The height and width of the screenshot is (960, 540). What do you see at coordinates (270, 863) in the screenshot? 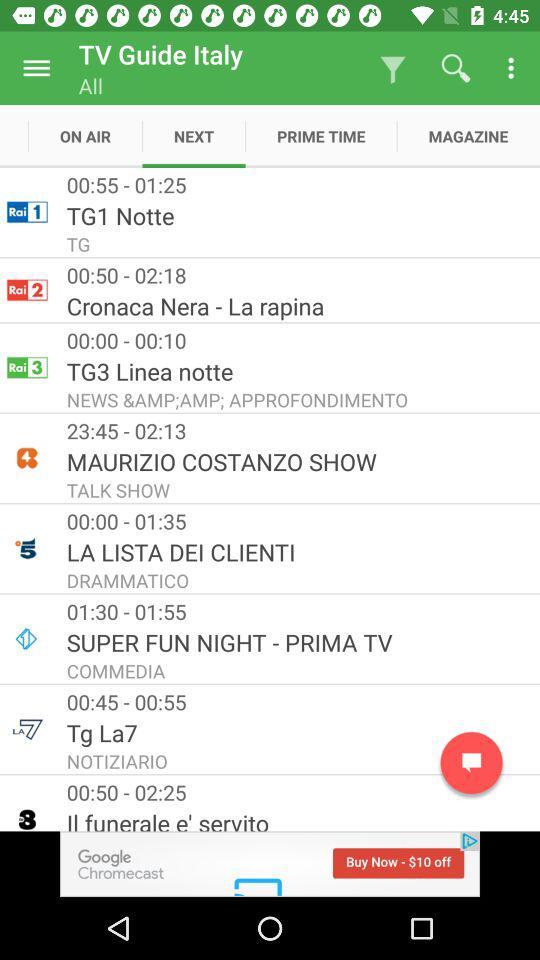
I see `advertisement for google chromecast` at bounding box center [270, 863].